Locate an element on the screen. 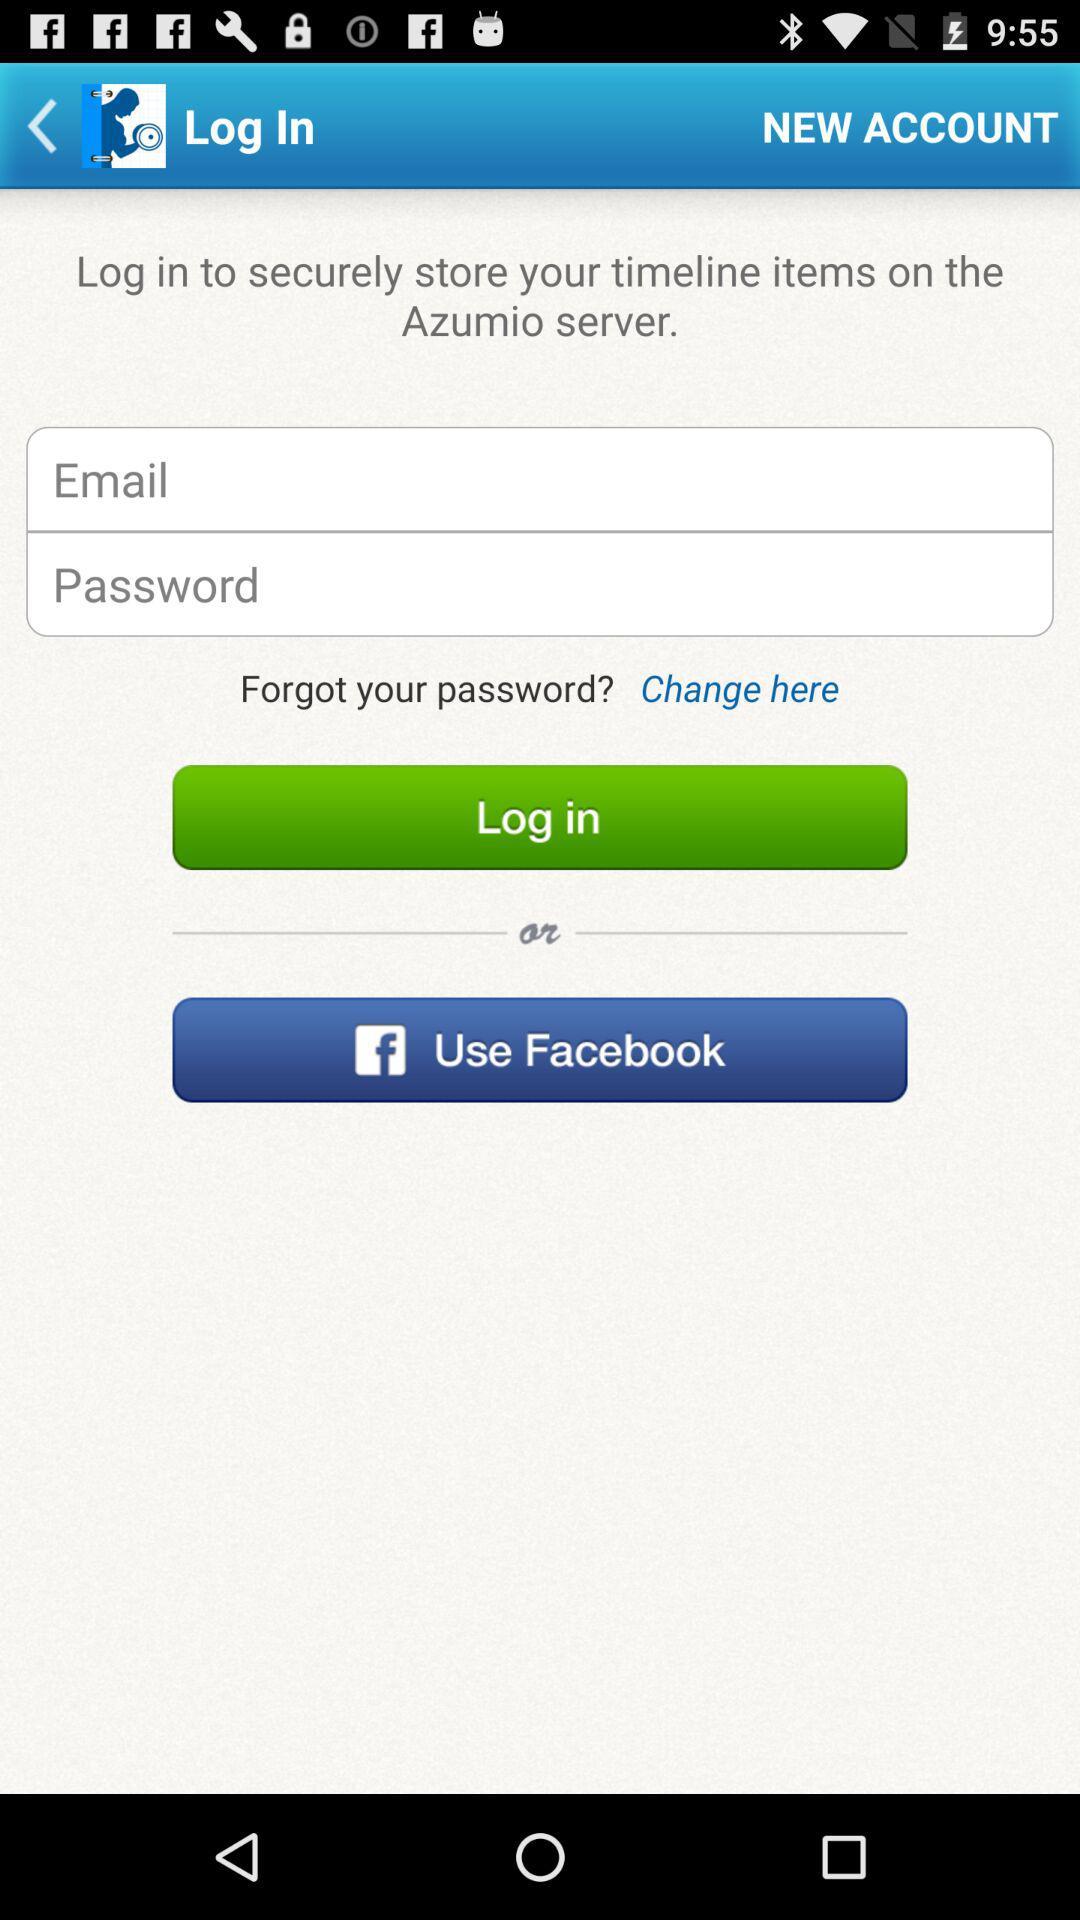 This screenshot has width=1080, height=1920. open facebook is located at coordinates (540, 1049).